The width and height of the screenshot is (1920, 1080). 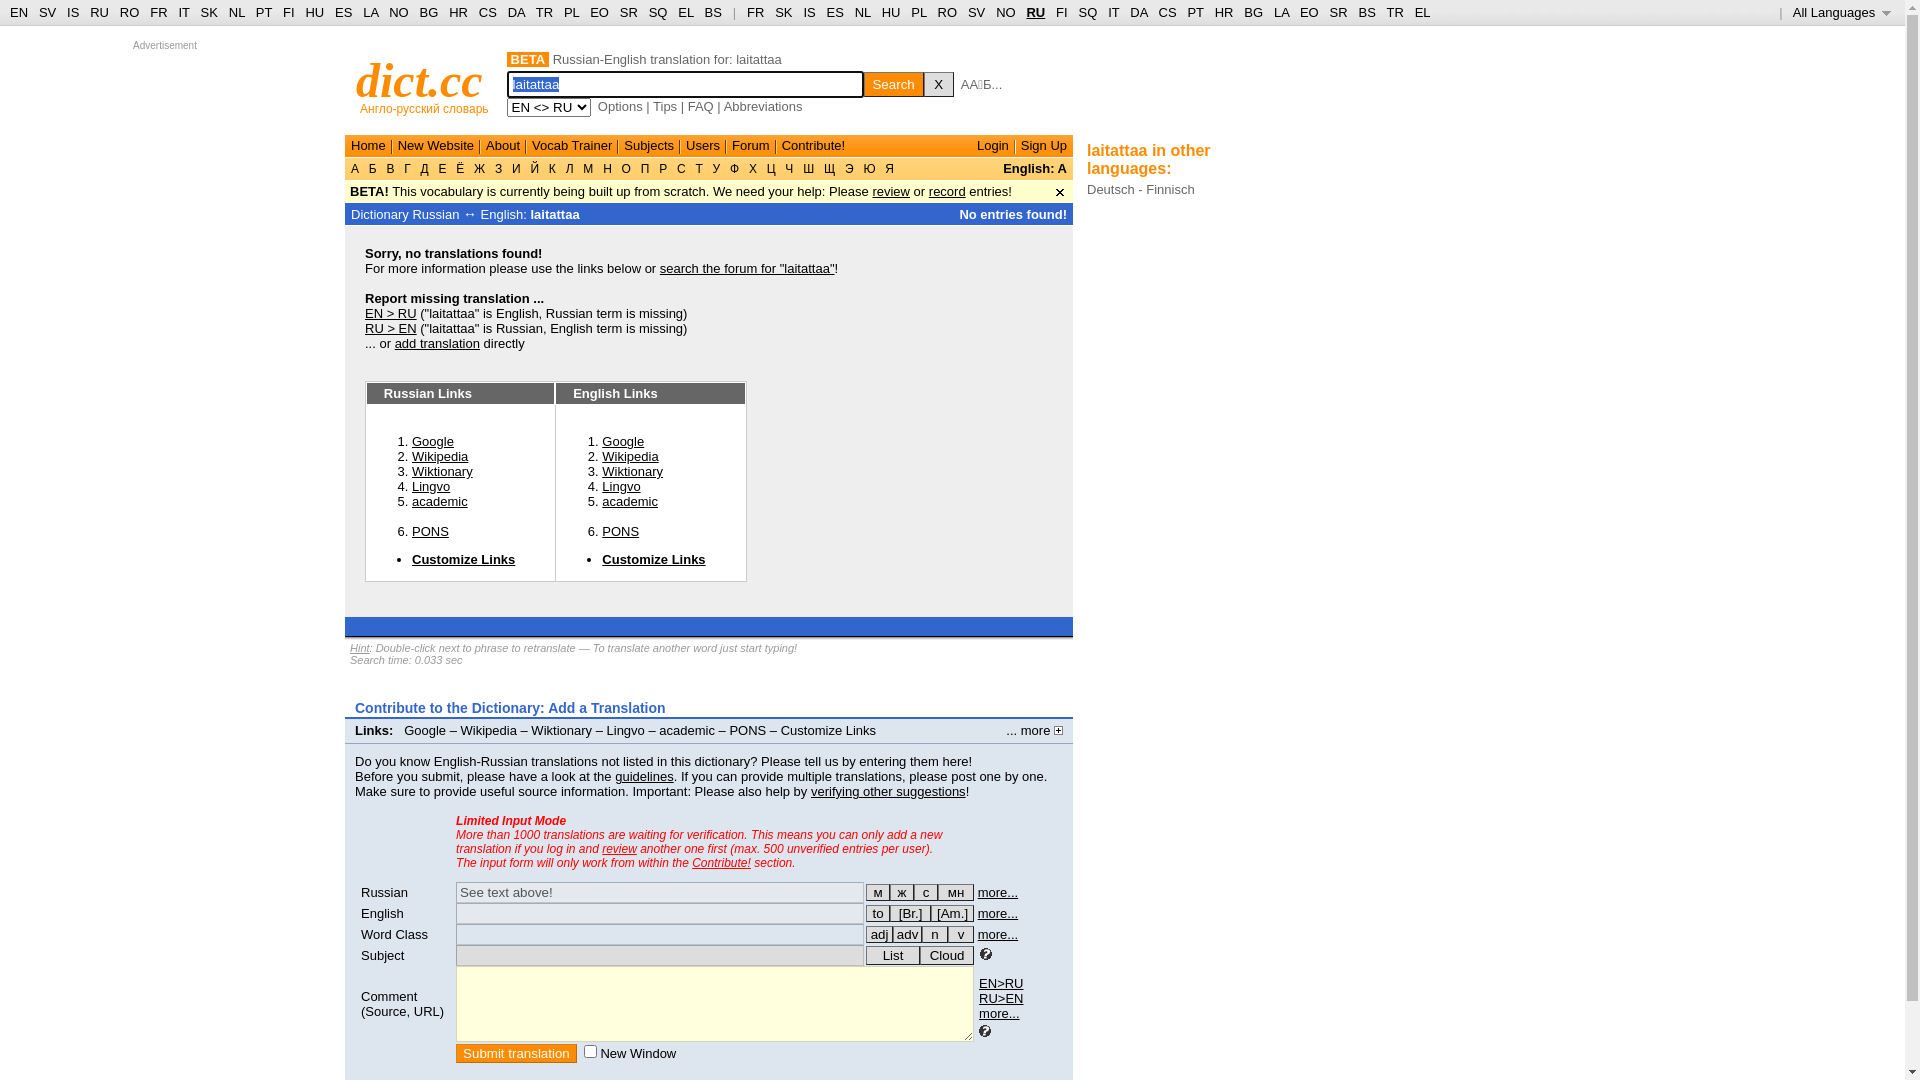 I want to click on '[Am.]', so click(x=951, y=913).